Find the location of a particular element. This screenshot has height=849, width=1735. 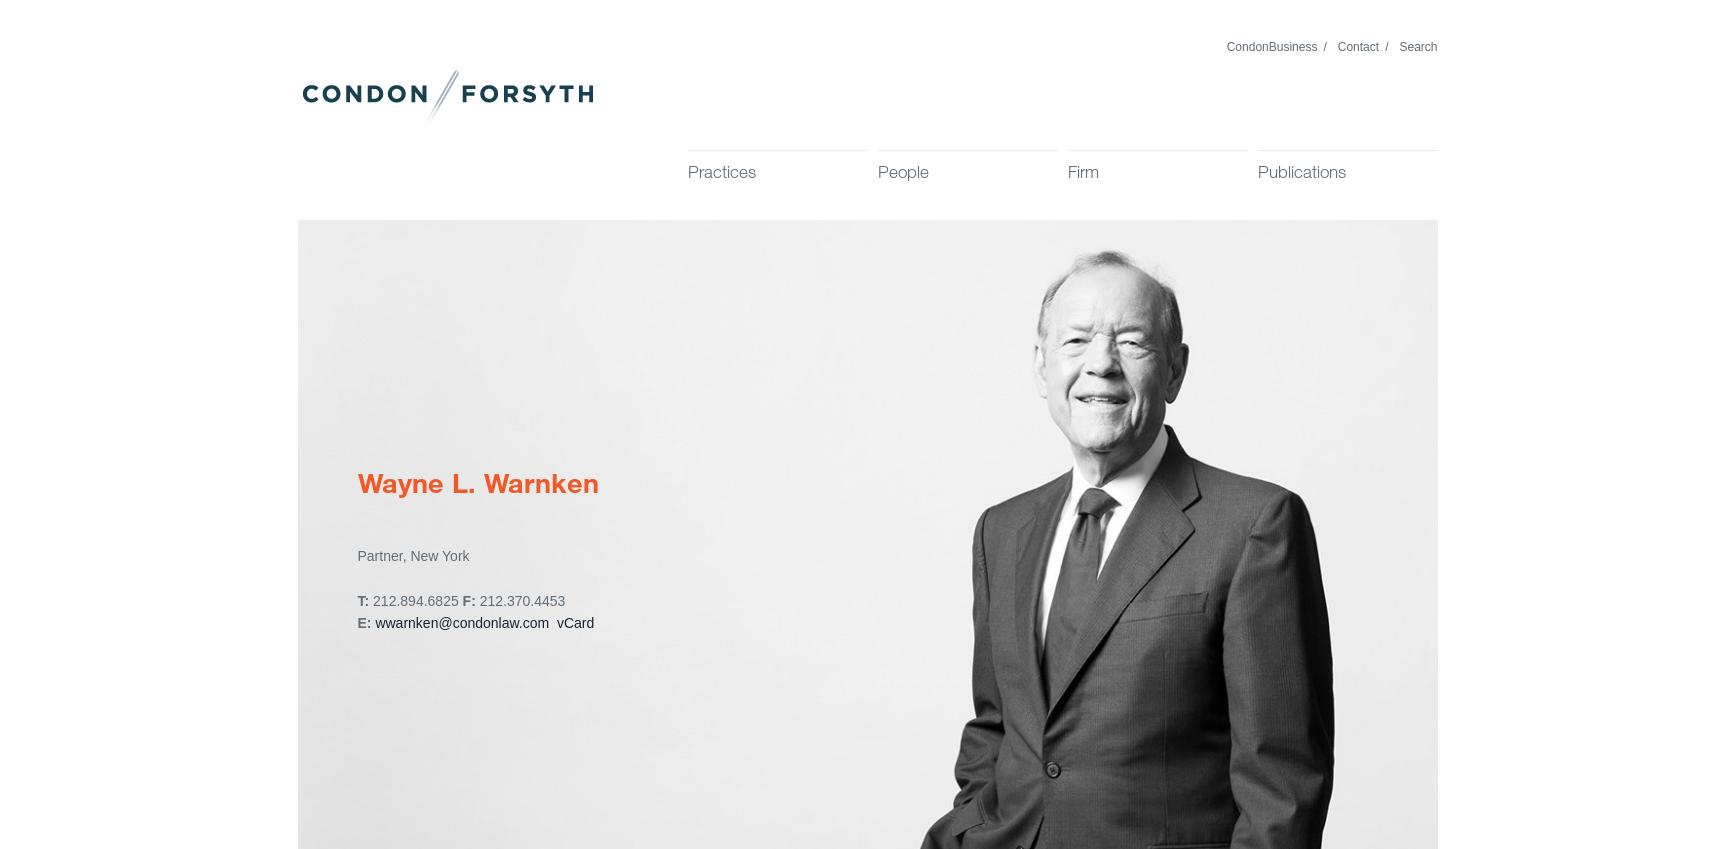

'CondonBusiness' is located at coordinates (1270, 46).